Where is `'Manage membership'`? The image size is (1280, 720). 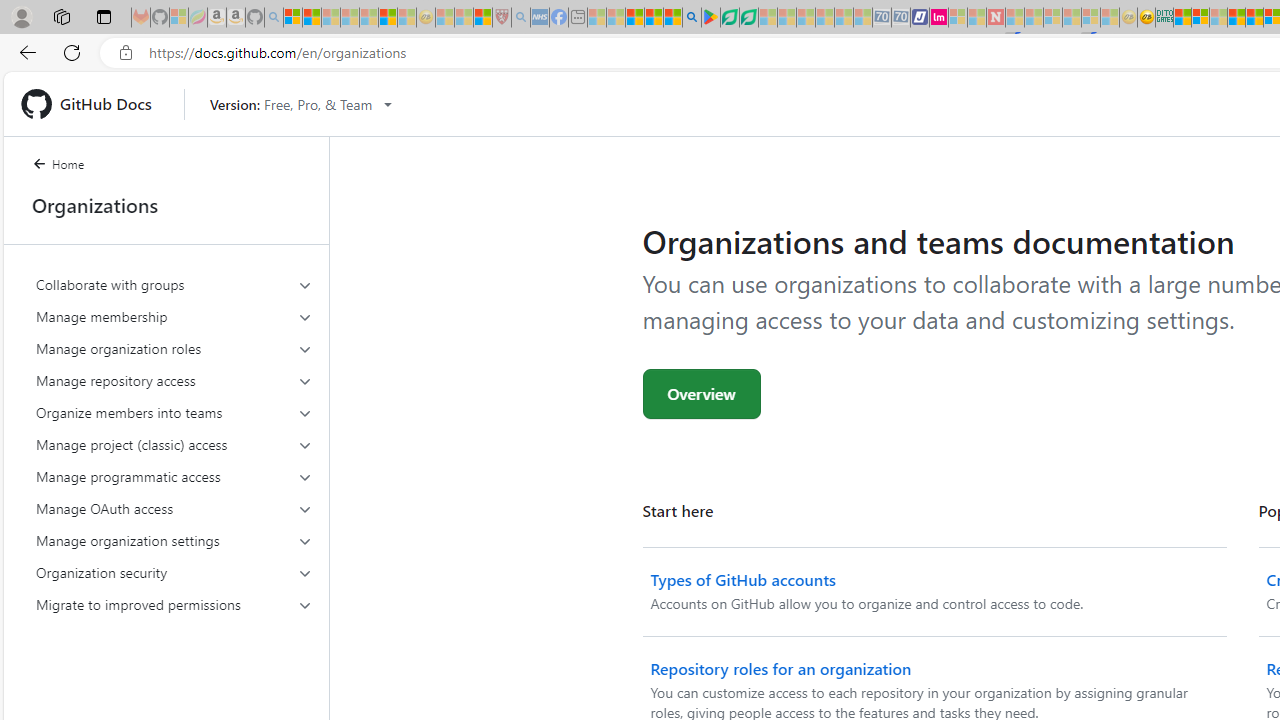 'Manage membership' is located at coordinates (174, 315).